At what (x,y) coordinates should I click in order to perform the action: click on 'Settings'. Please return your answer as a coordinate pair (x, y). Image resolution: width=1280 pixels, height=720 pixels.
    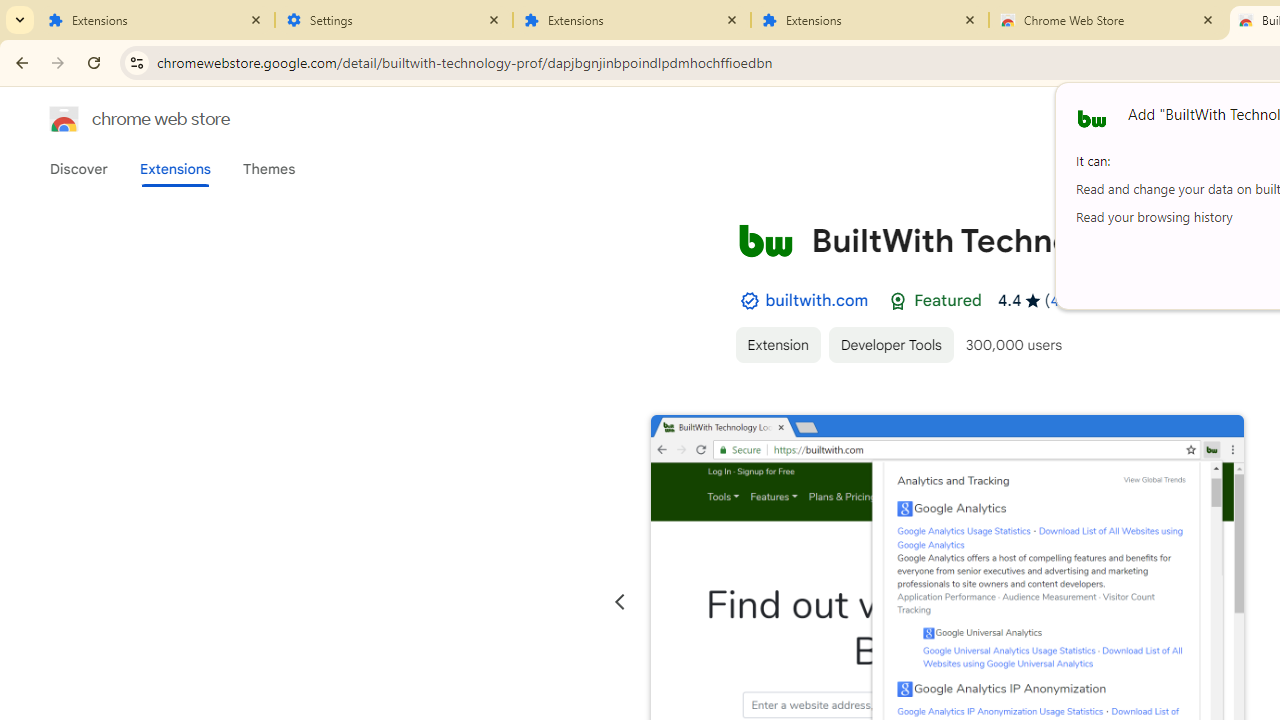
    Looking at the image, I should click on (394, 20).